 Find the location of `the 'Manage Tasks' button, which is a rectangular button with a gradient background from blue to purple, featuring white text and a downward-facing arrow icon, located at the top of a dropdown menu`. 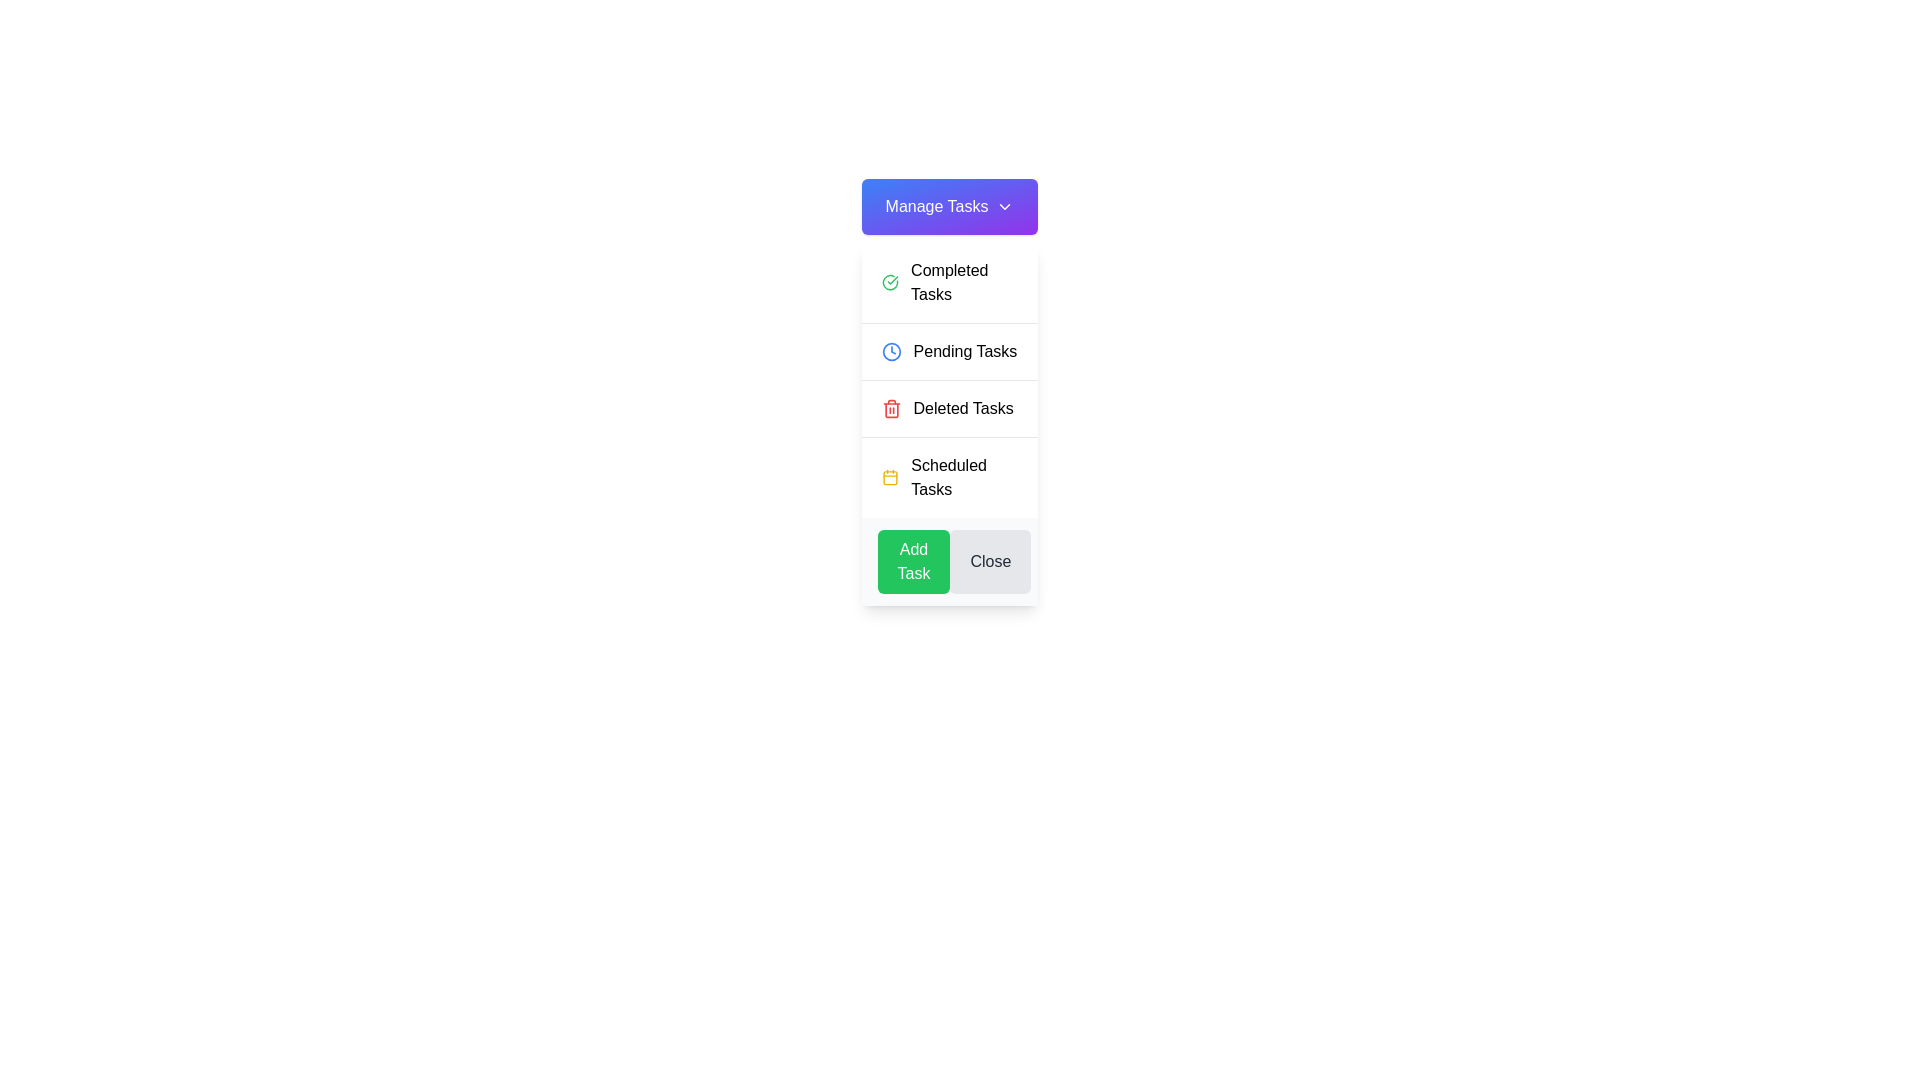

the 'Manage Tasks' button, which is a rectangular button with a gradient background from blue to purple, featuring white text and a downward-facing arrow icon, located at the top of a dropdown menu is located at coordinates (949, 207).